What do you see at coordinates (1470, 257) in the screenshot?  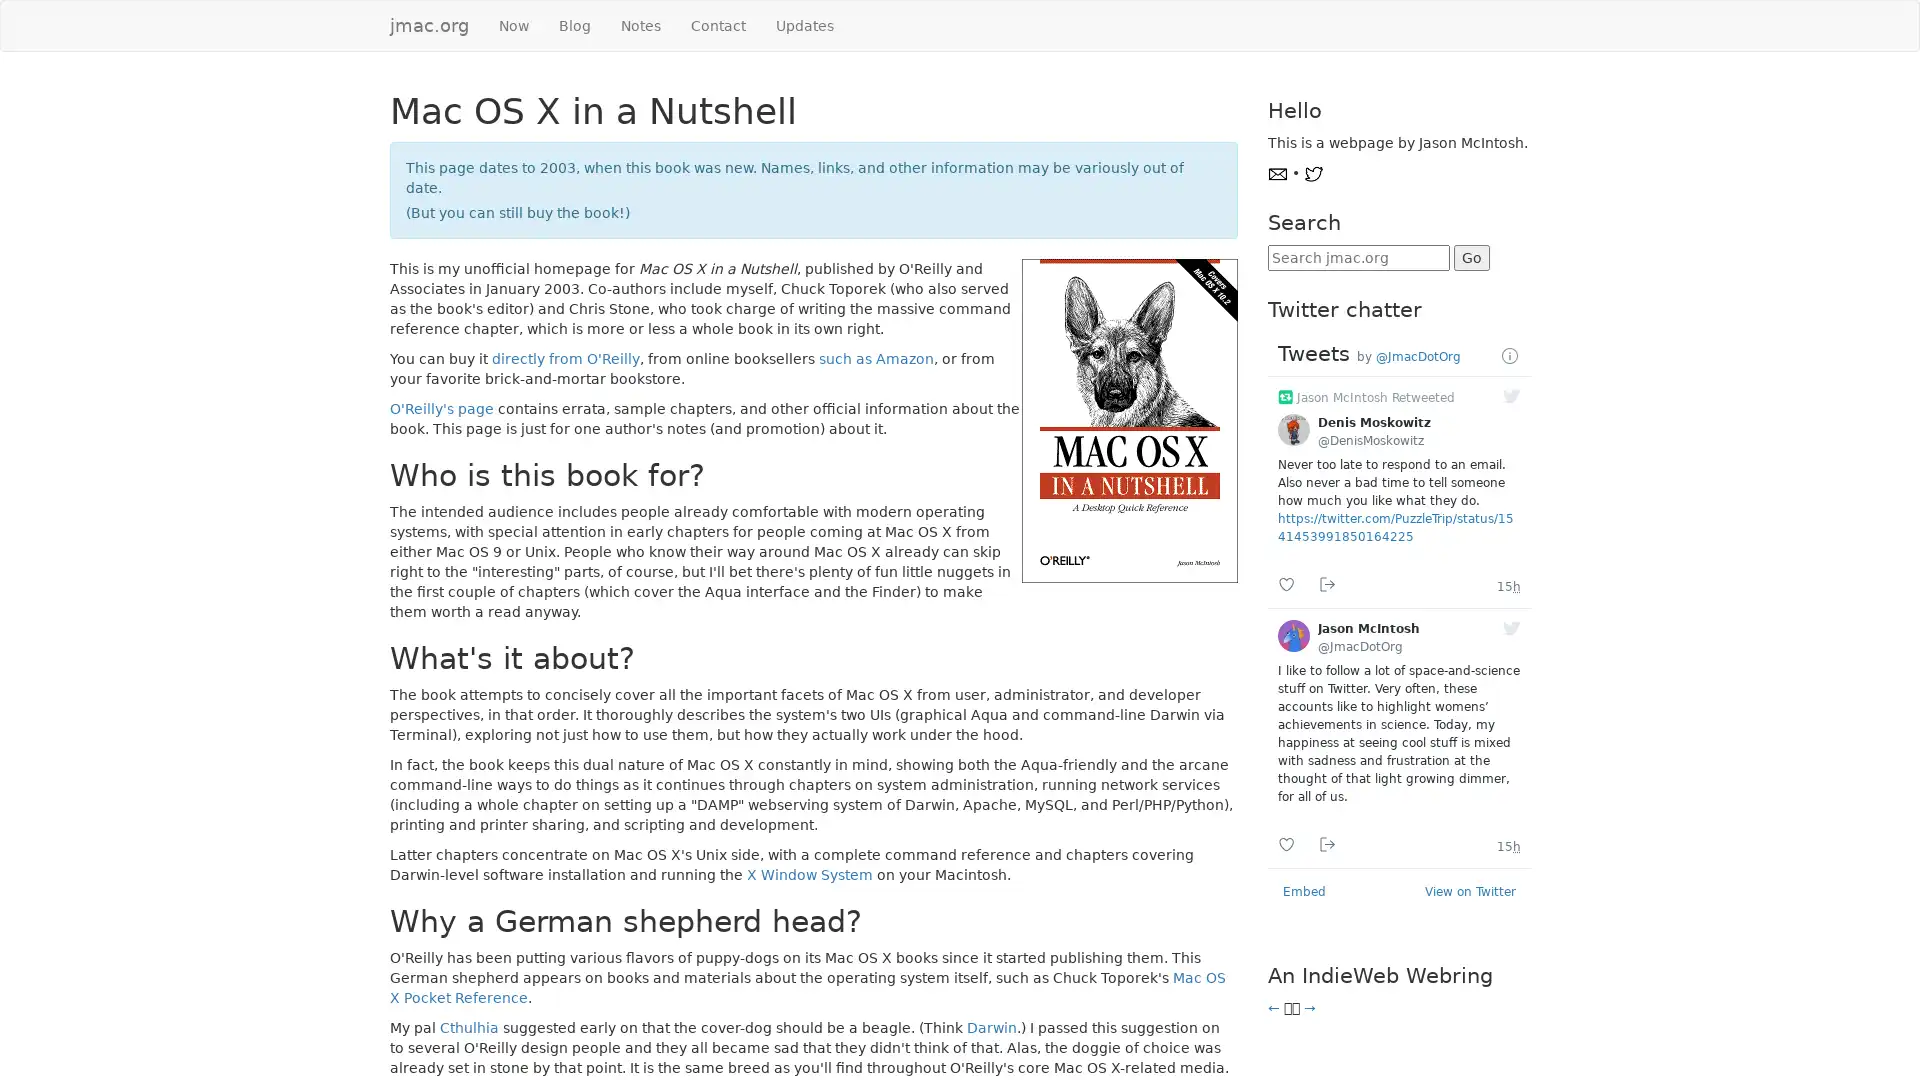 I see `Go` at bounding box center [1470, 257].